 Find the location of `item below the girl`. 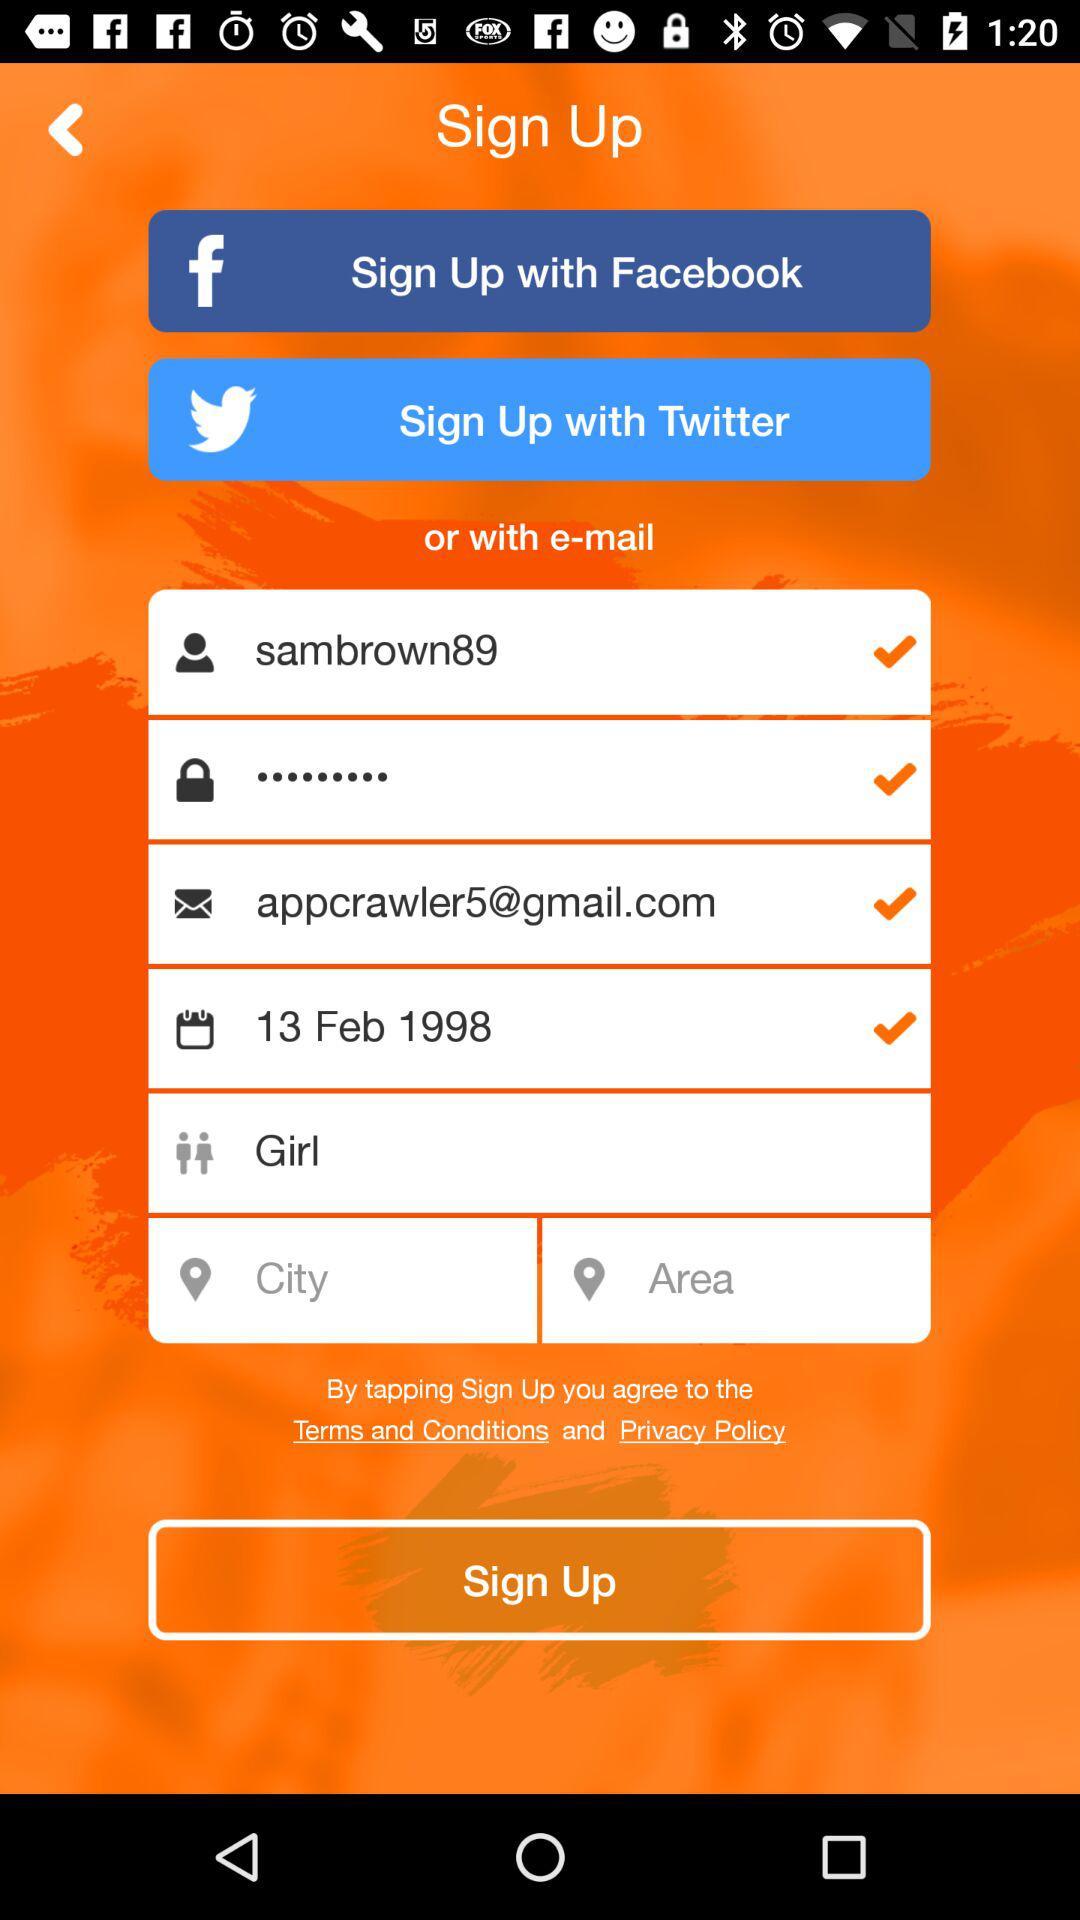

item below the girl is located at coordinates (782, 1280).